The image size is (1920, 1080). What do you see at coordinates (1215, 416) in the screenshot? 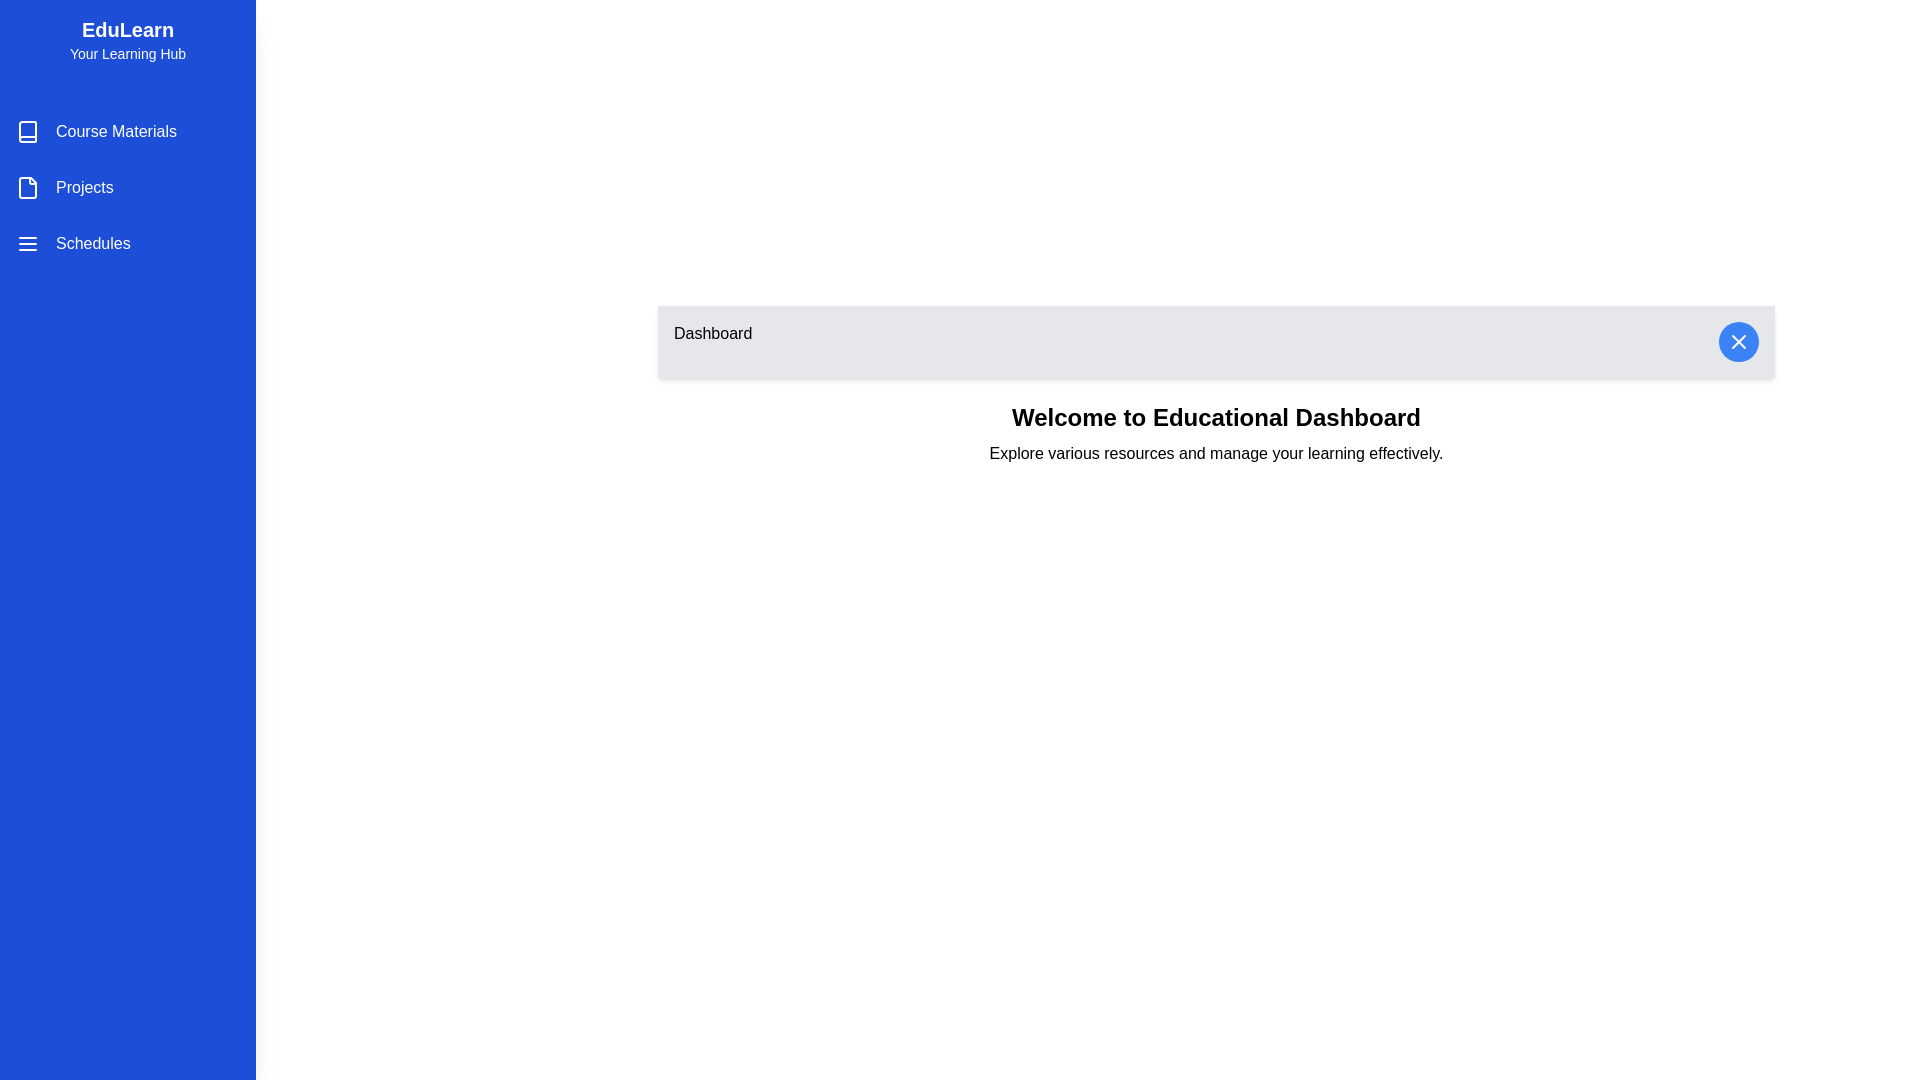
I see `text heading that reads 'Welcome to Educational Dashboard', which is styled in bold and large font, located near the top center of the interface` at bounding box center [1215, 416].